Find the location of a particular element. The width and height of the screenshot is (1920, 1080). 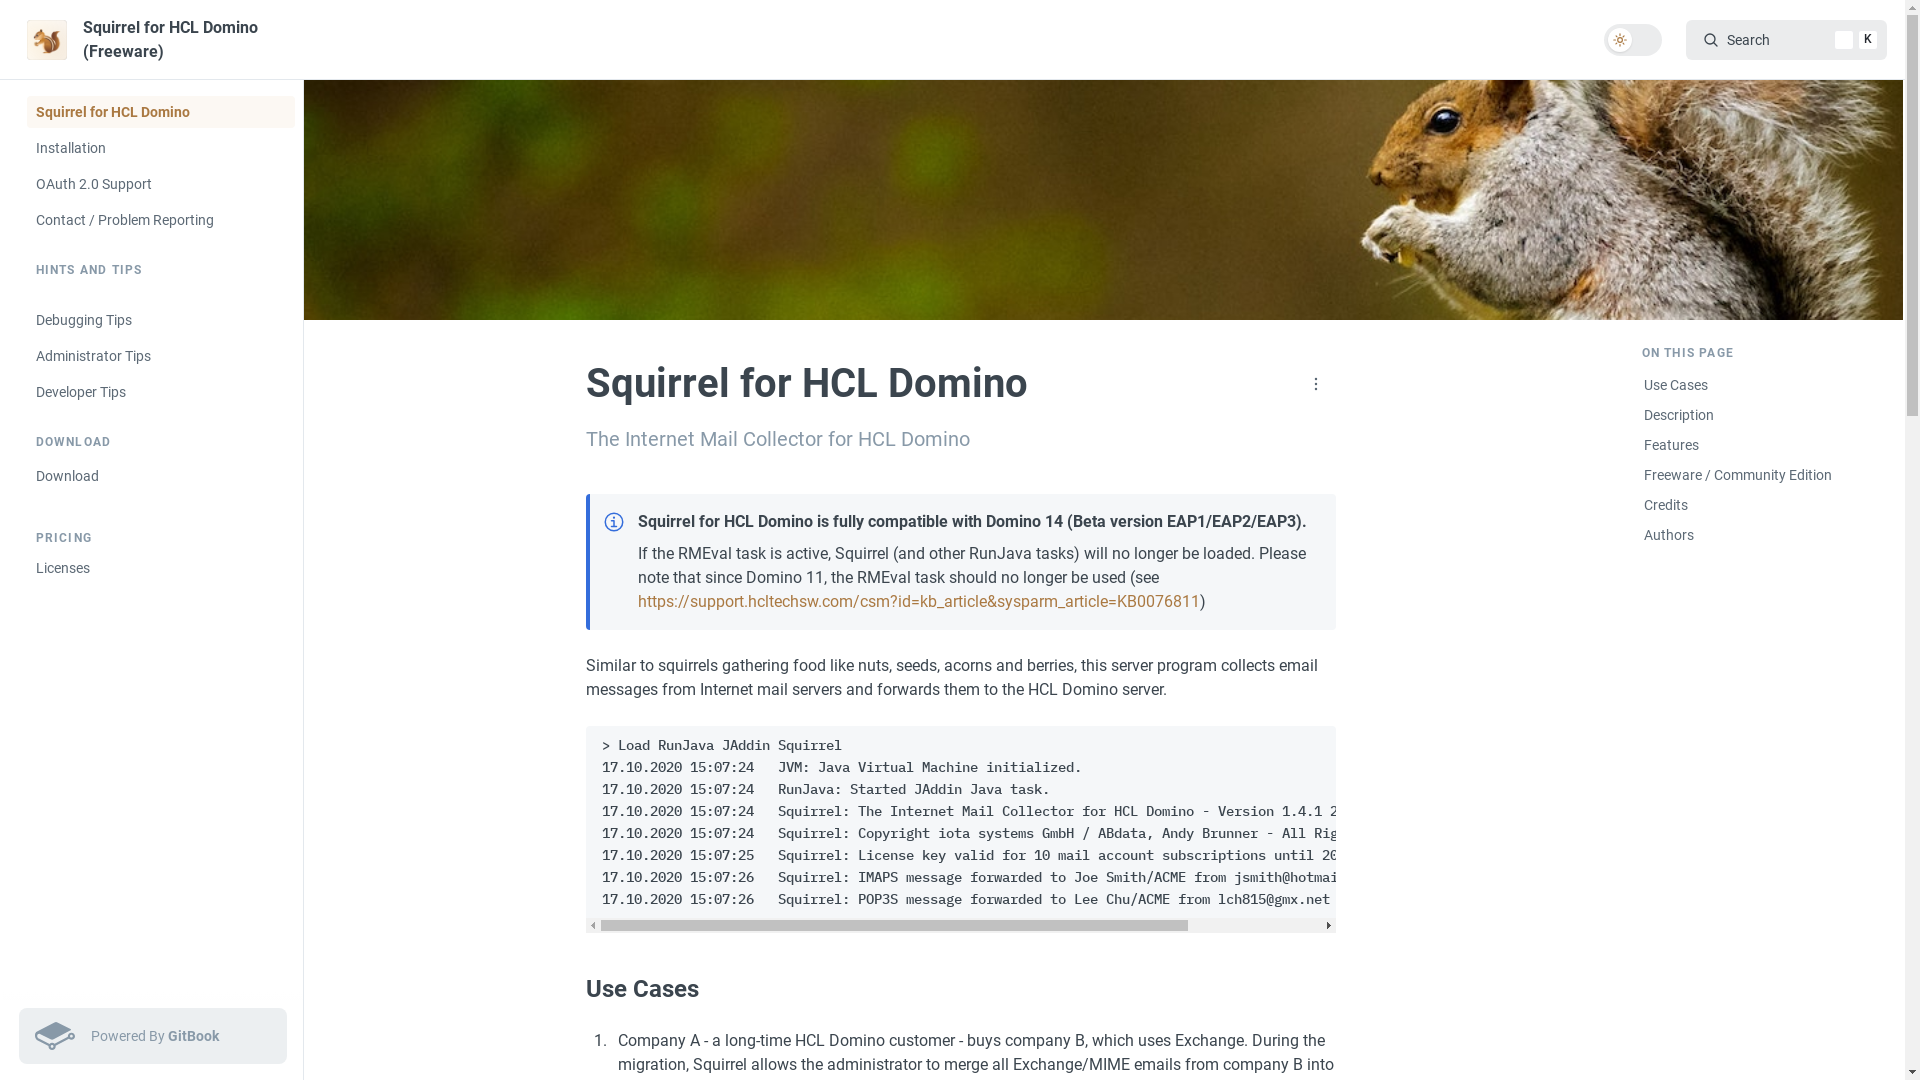

'Administrator Tips' is located at coordinates (158, 354).